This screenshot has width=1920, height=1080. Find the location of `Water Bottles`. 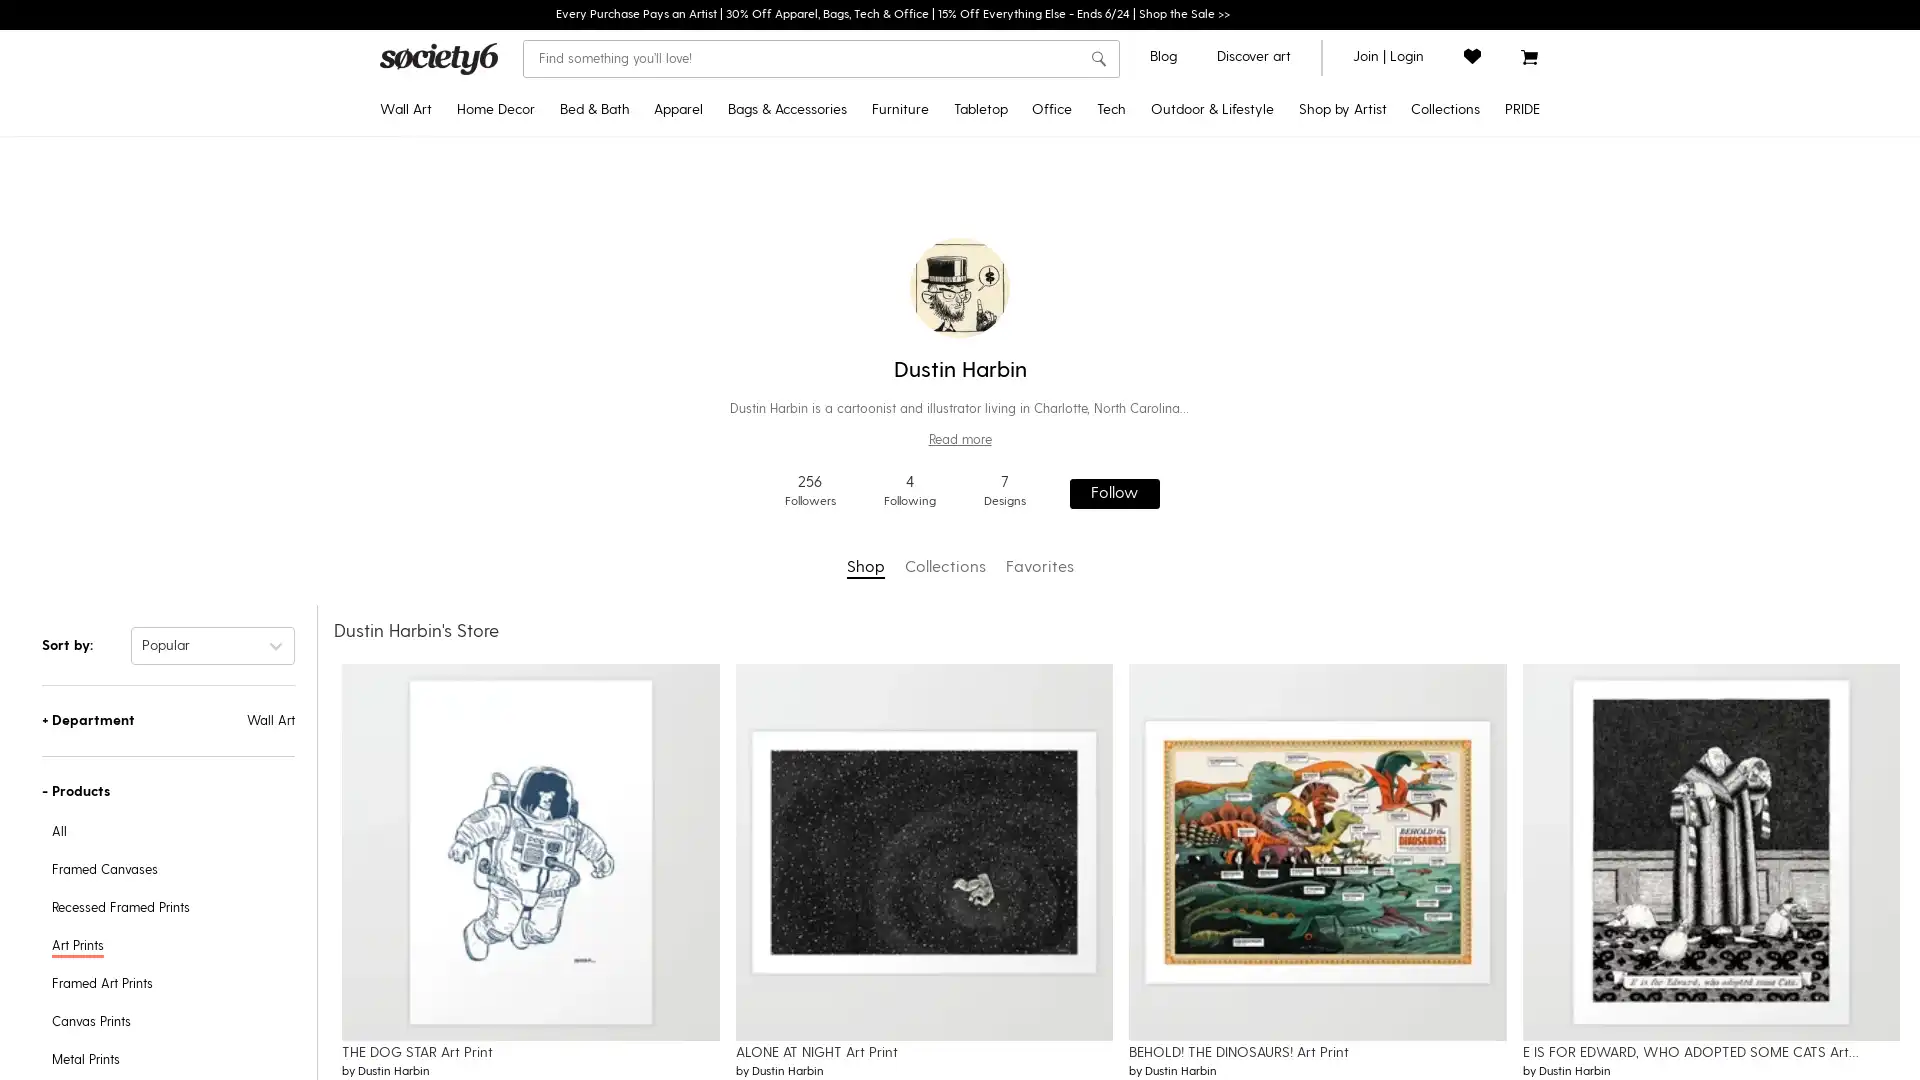

Water Bottles is located at coordinates (1238, 257).